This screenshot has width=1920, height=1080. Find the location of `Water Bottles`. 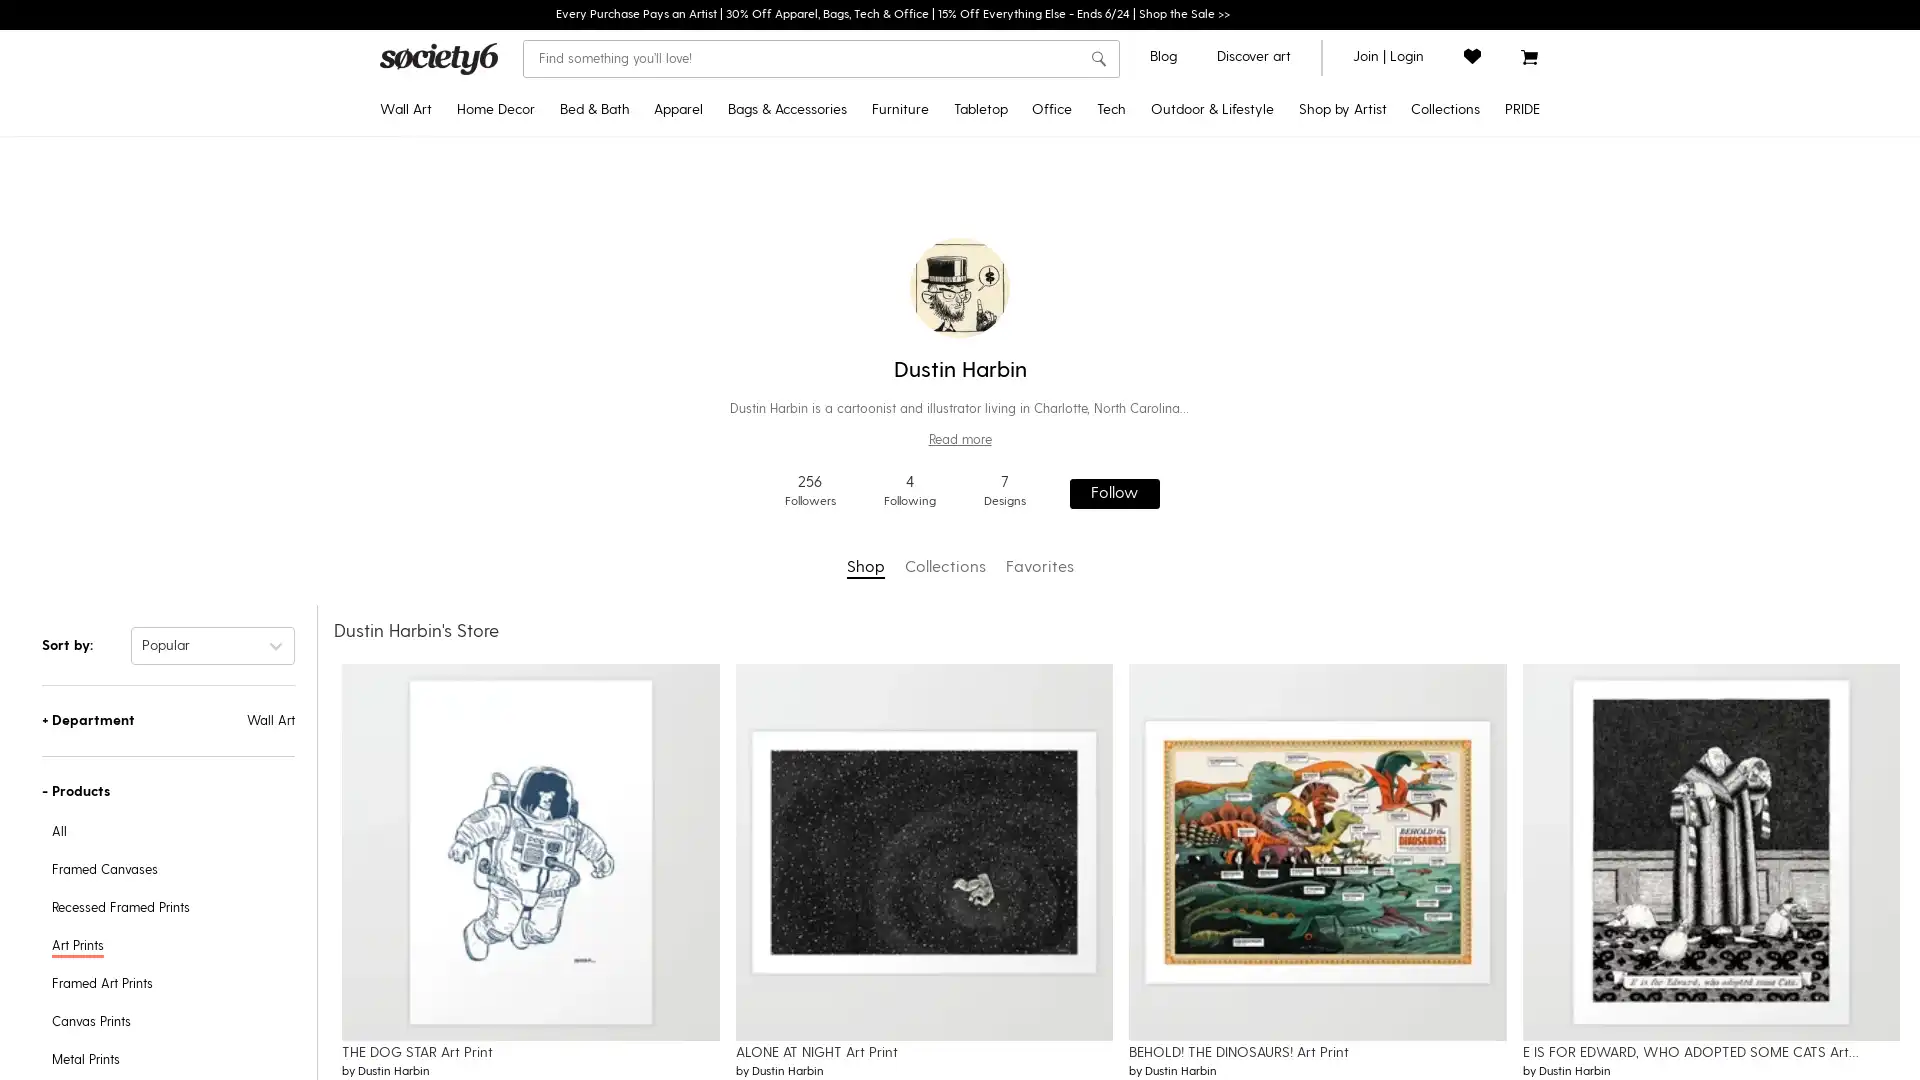

Water Bottles is located at coordinates (1238, 257).